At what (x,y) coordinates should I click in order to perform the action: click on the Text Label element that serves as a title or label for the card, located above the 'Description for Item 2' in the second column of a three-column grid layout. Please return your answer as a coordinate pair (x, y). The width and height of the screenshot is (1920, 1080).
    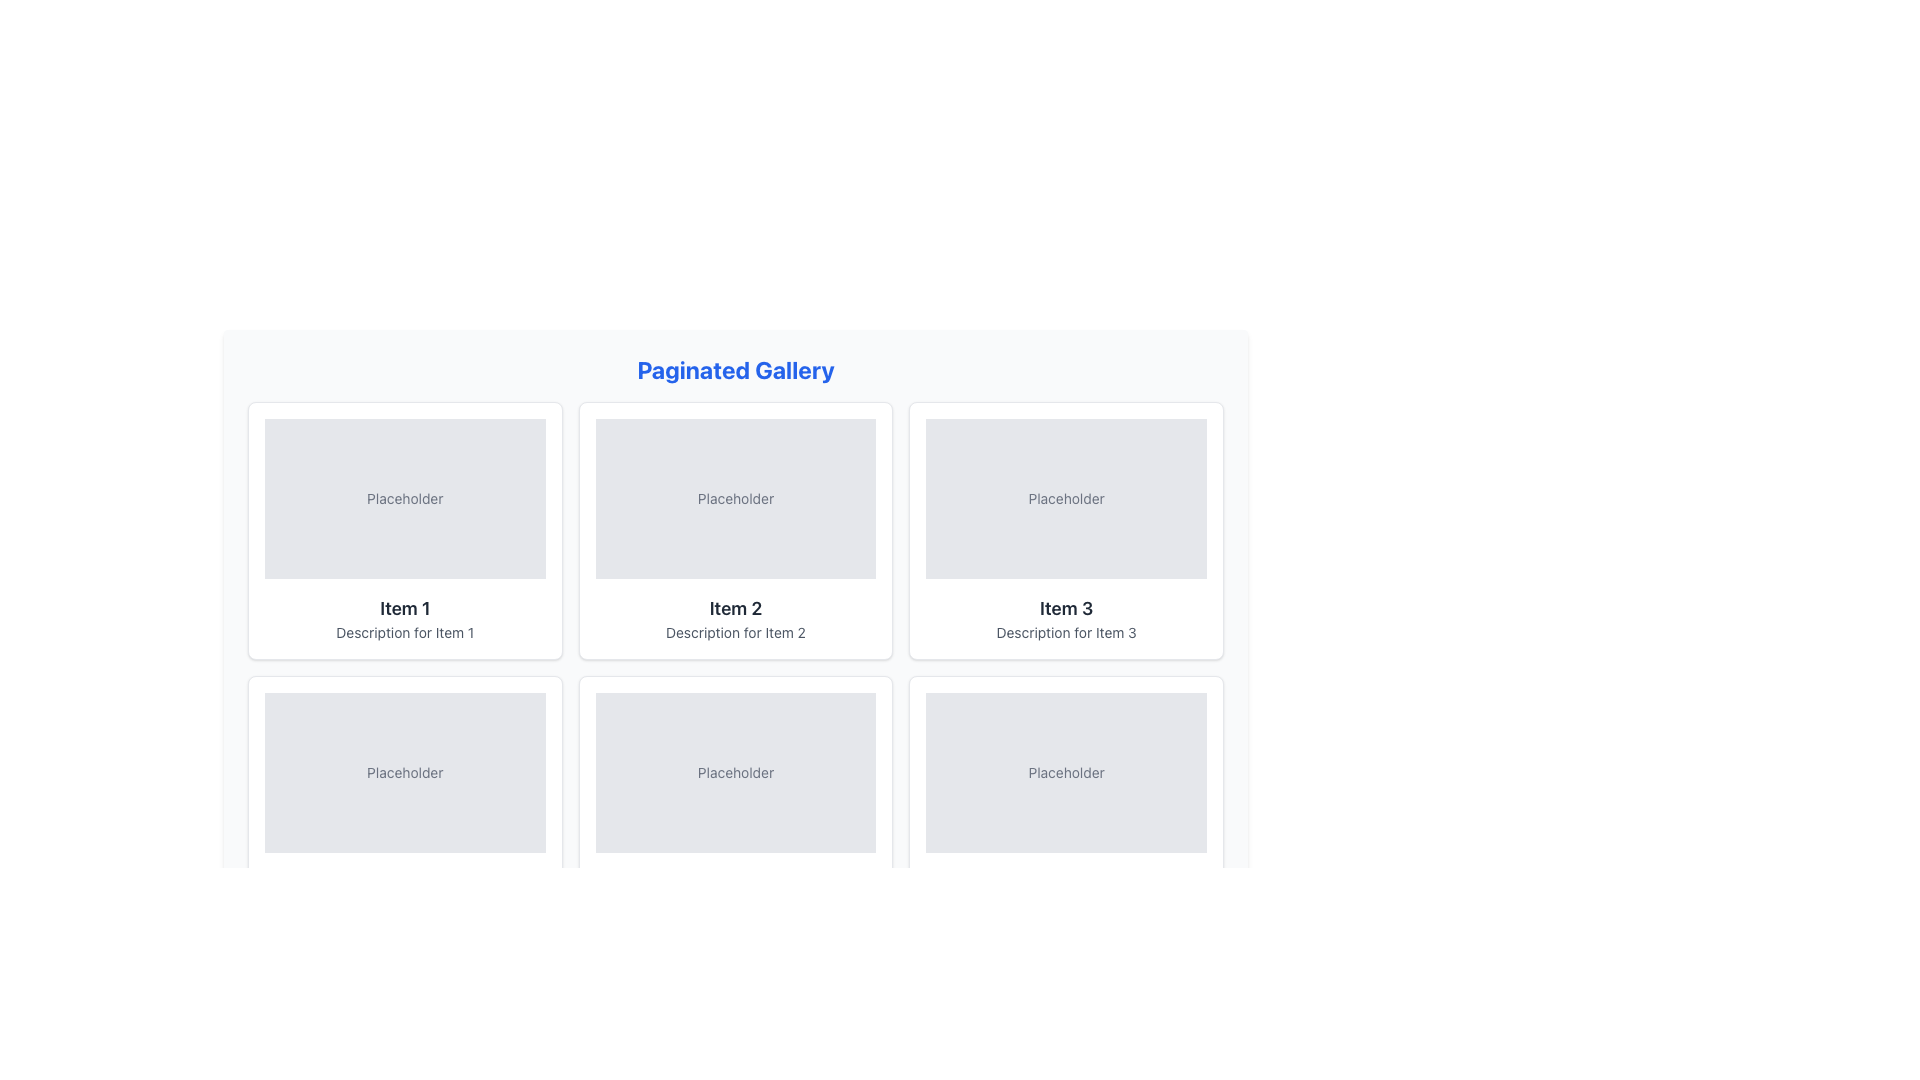
    Looking at the image, I should click on (734, 608).